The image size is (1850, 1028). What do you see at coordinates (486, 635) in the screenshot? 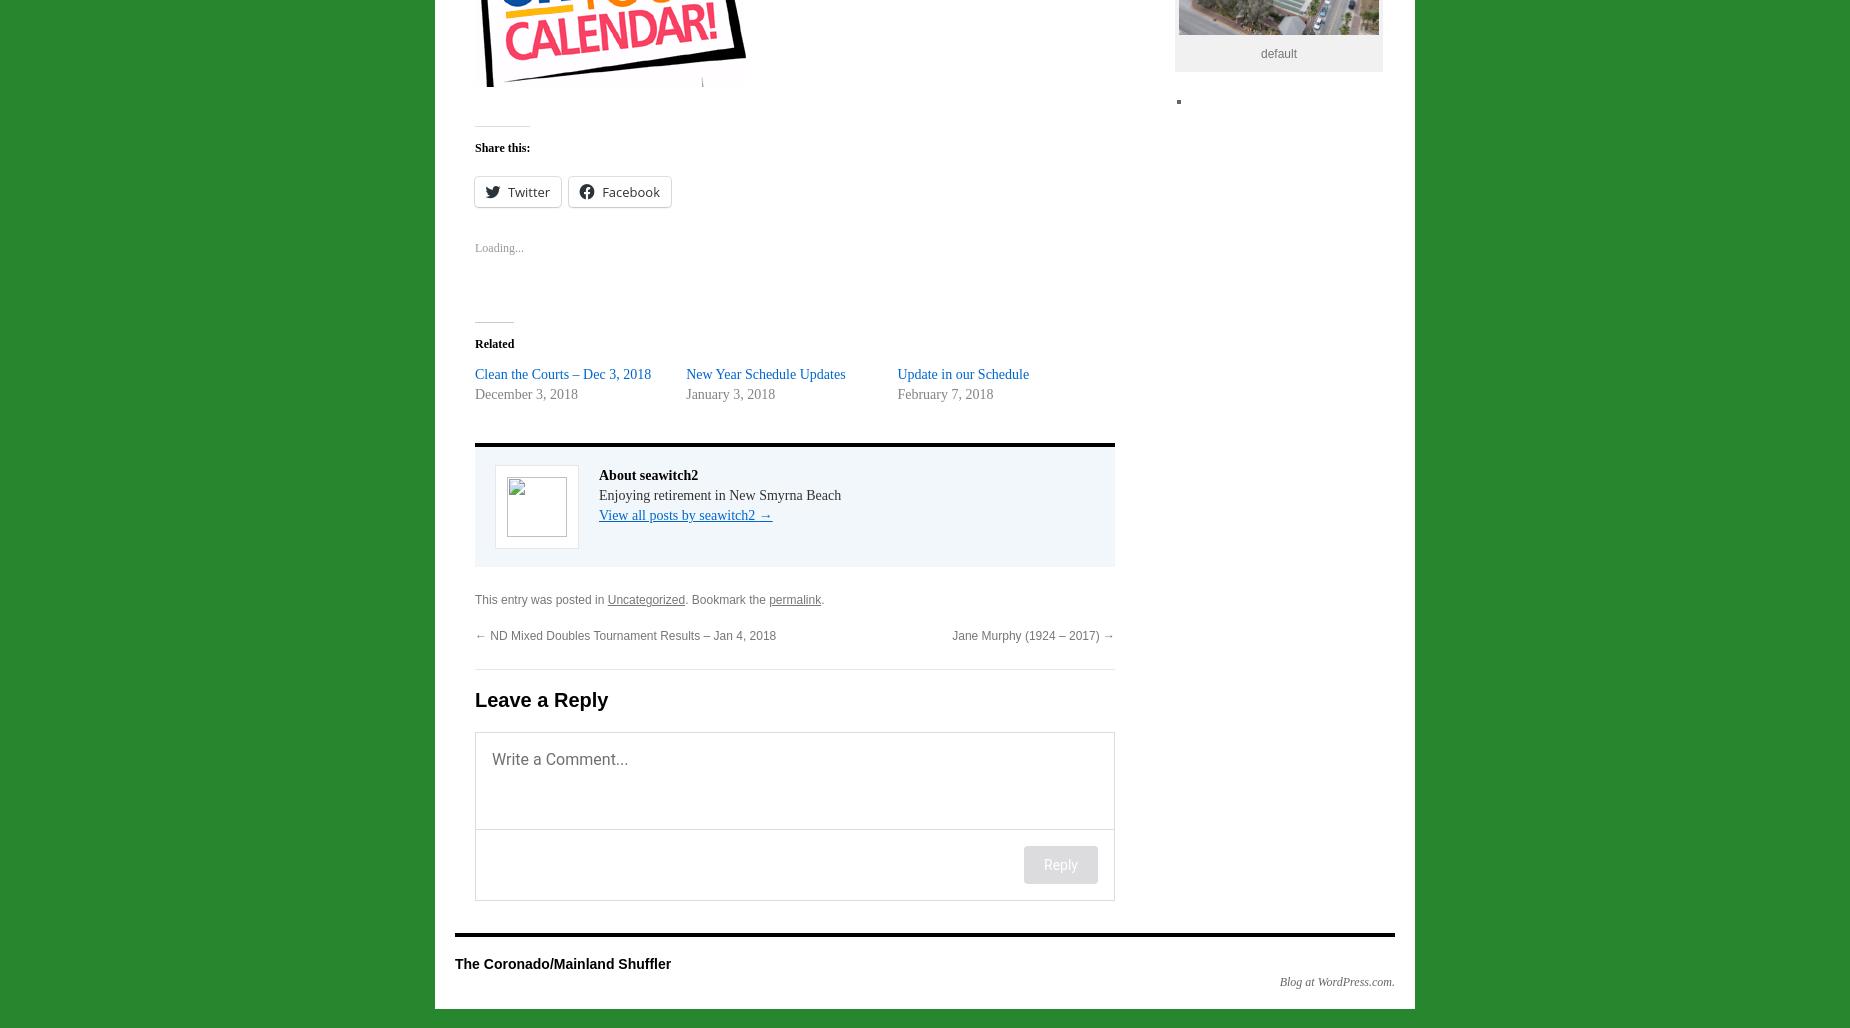
I see `'ND Mixed Doubles Tournament Results – Jan 4, 2018'` at bounding box center [486, 635].